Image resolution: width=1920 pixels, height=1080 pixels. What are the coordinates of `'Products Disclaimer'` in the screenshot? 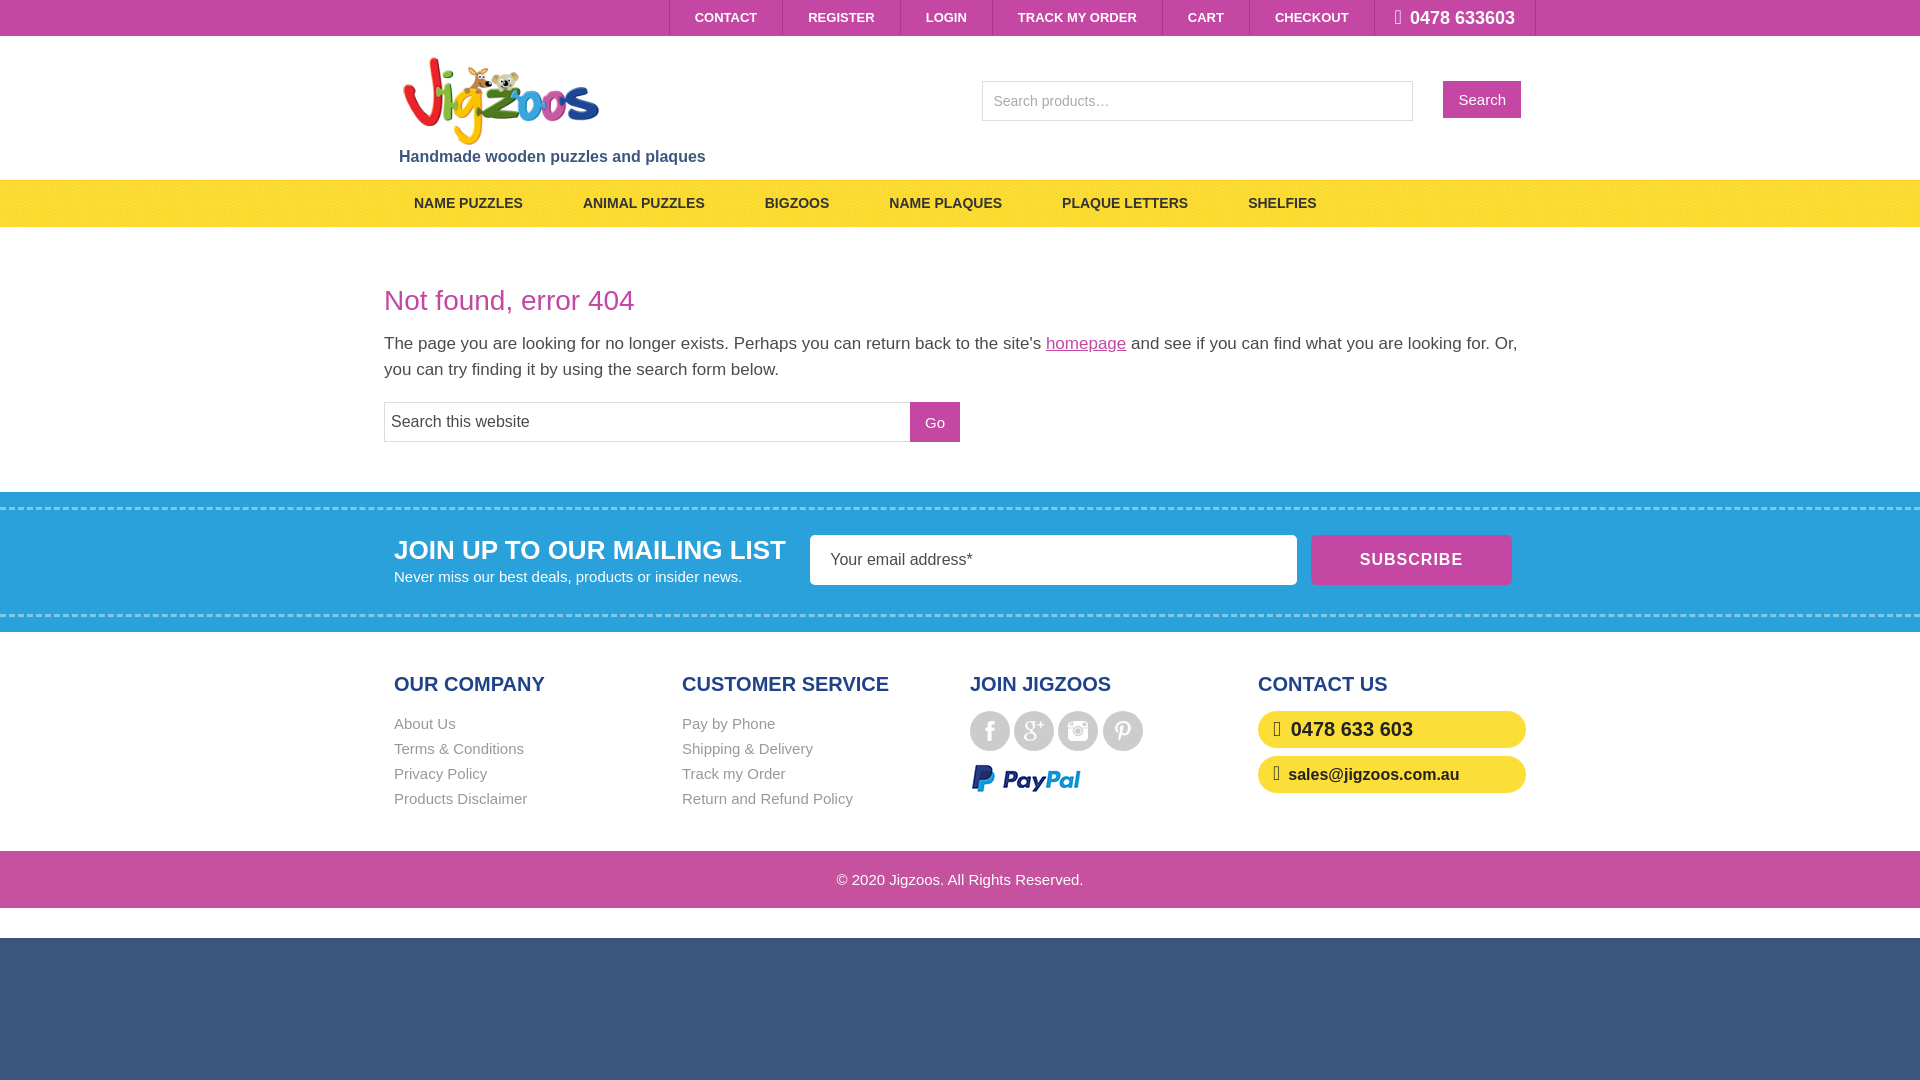 It's located at (459, 797).